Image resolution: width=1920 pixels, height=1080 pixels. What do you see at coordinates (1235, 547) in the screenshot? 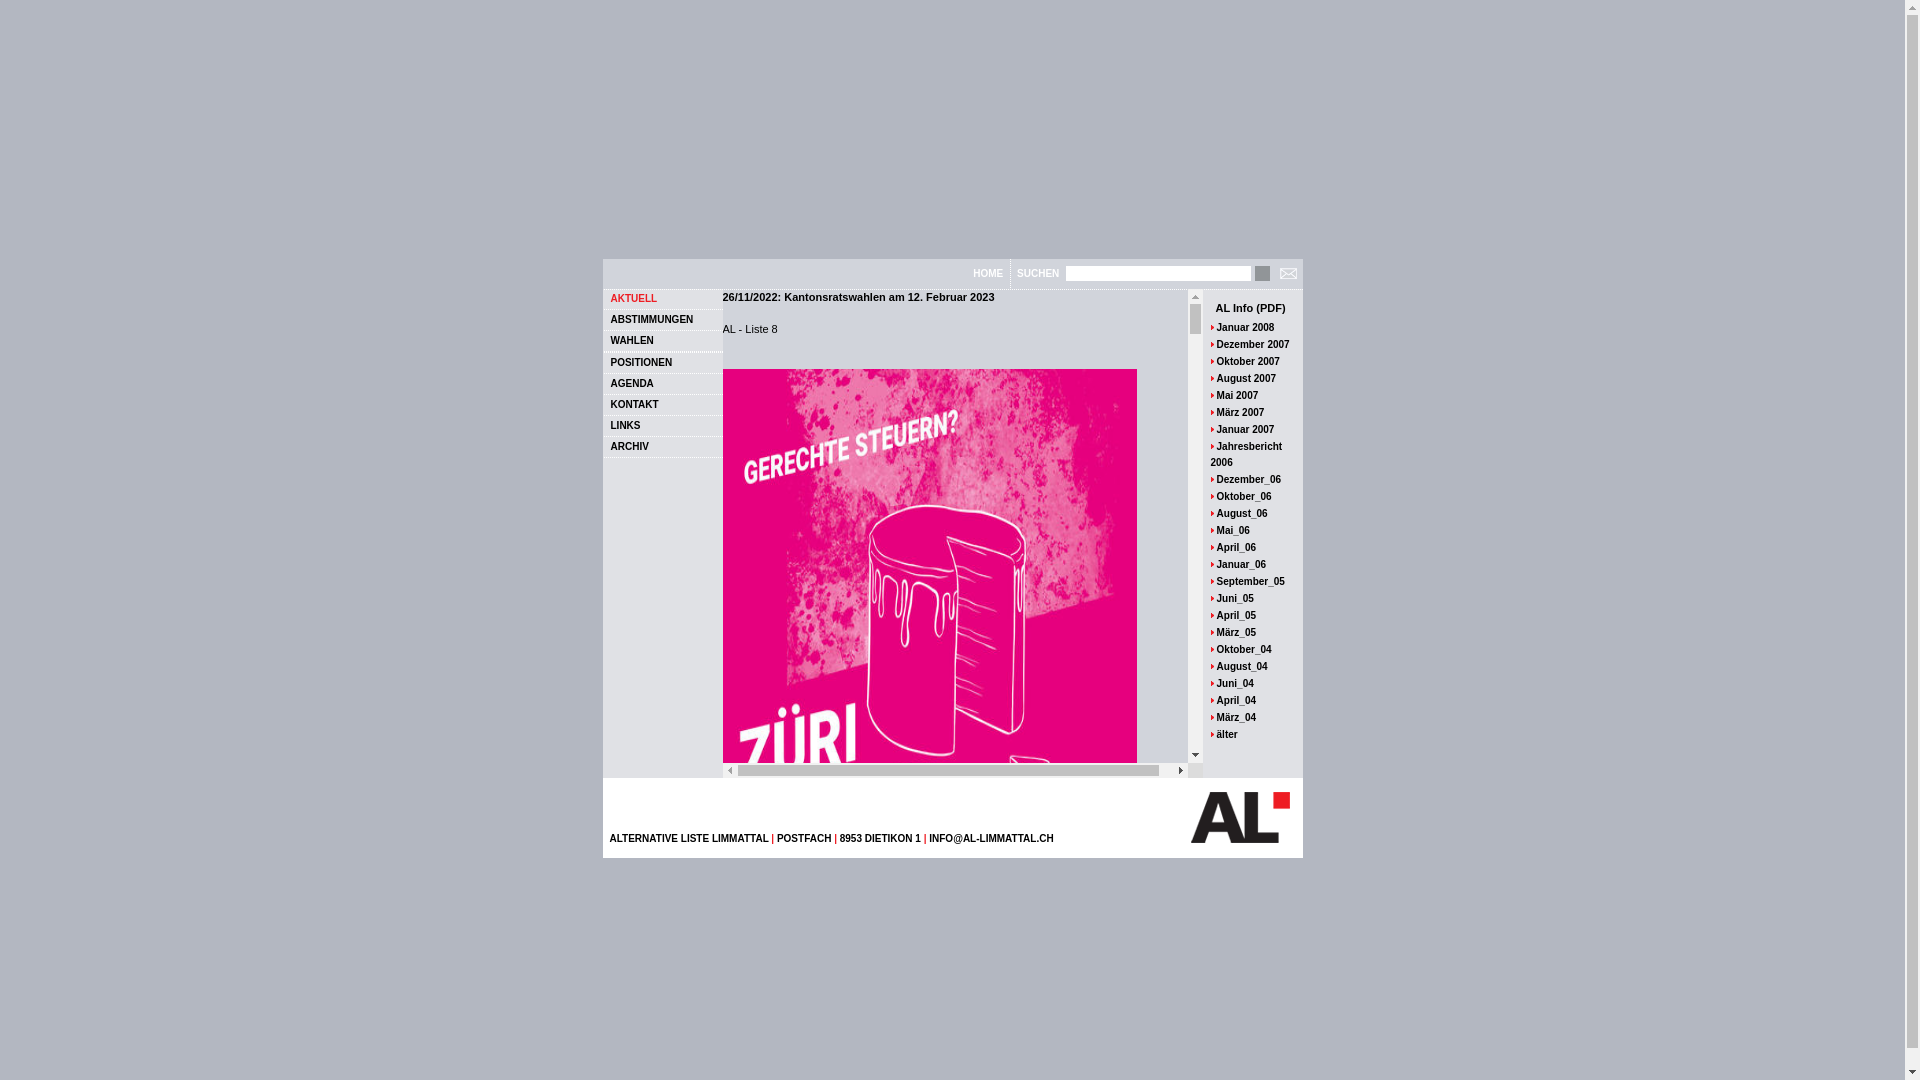
I see `'April_06'` at bounding box center [1235, 547].